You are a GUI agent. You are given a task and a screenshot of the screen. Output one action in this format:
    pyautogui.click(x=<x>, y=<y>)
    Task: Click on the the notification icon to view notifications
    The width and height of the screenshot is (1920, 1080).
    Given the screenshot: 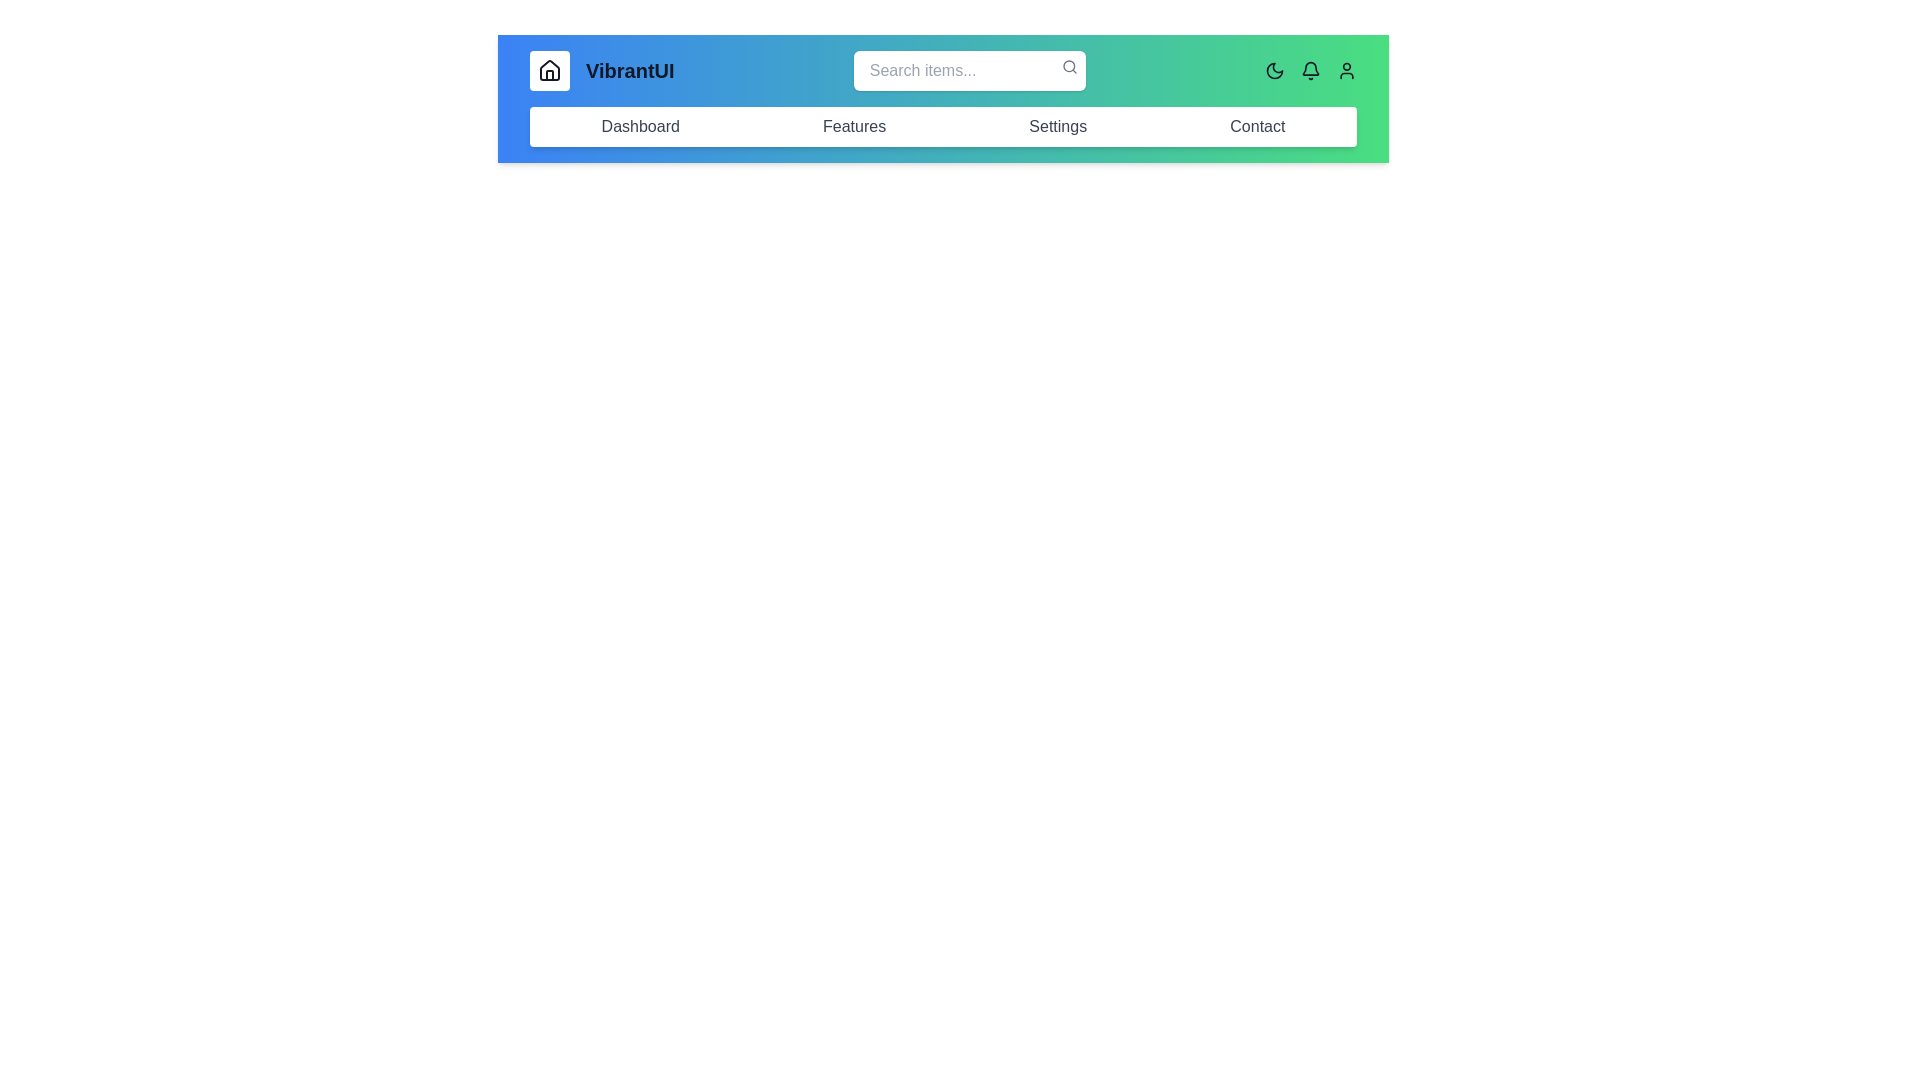 What is the action you would take?
    pyautogui.click(x=1310, y=69)
    